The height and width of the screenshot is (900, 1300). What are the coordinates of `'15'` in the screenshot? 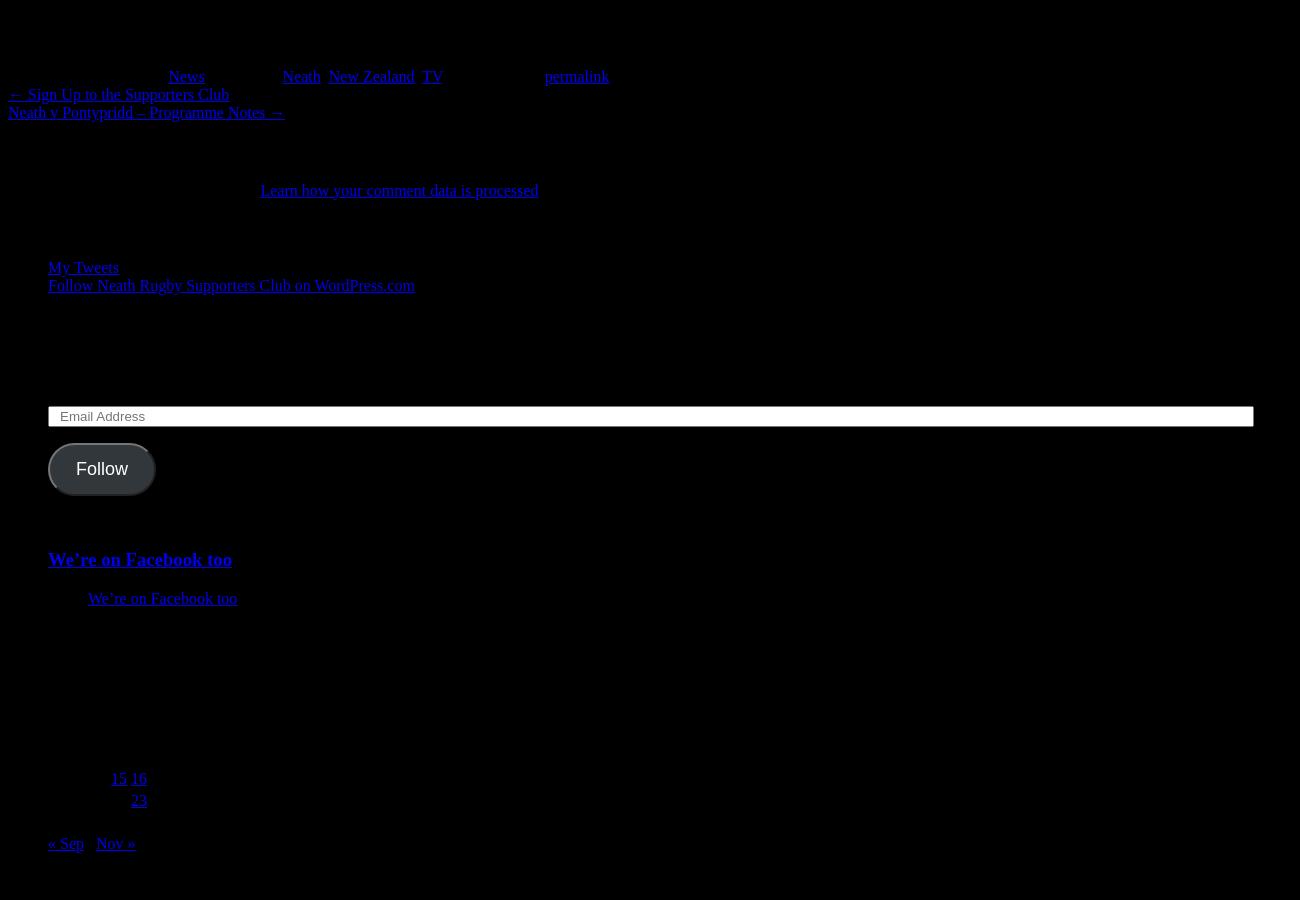 It's located at (117, 777).